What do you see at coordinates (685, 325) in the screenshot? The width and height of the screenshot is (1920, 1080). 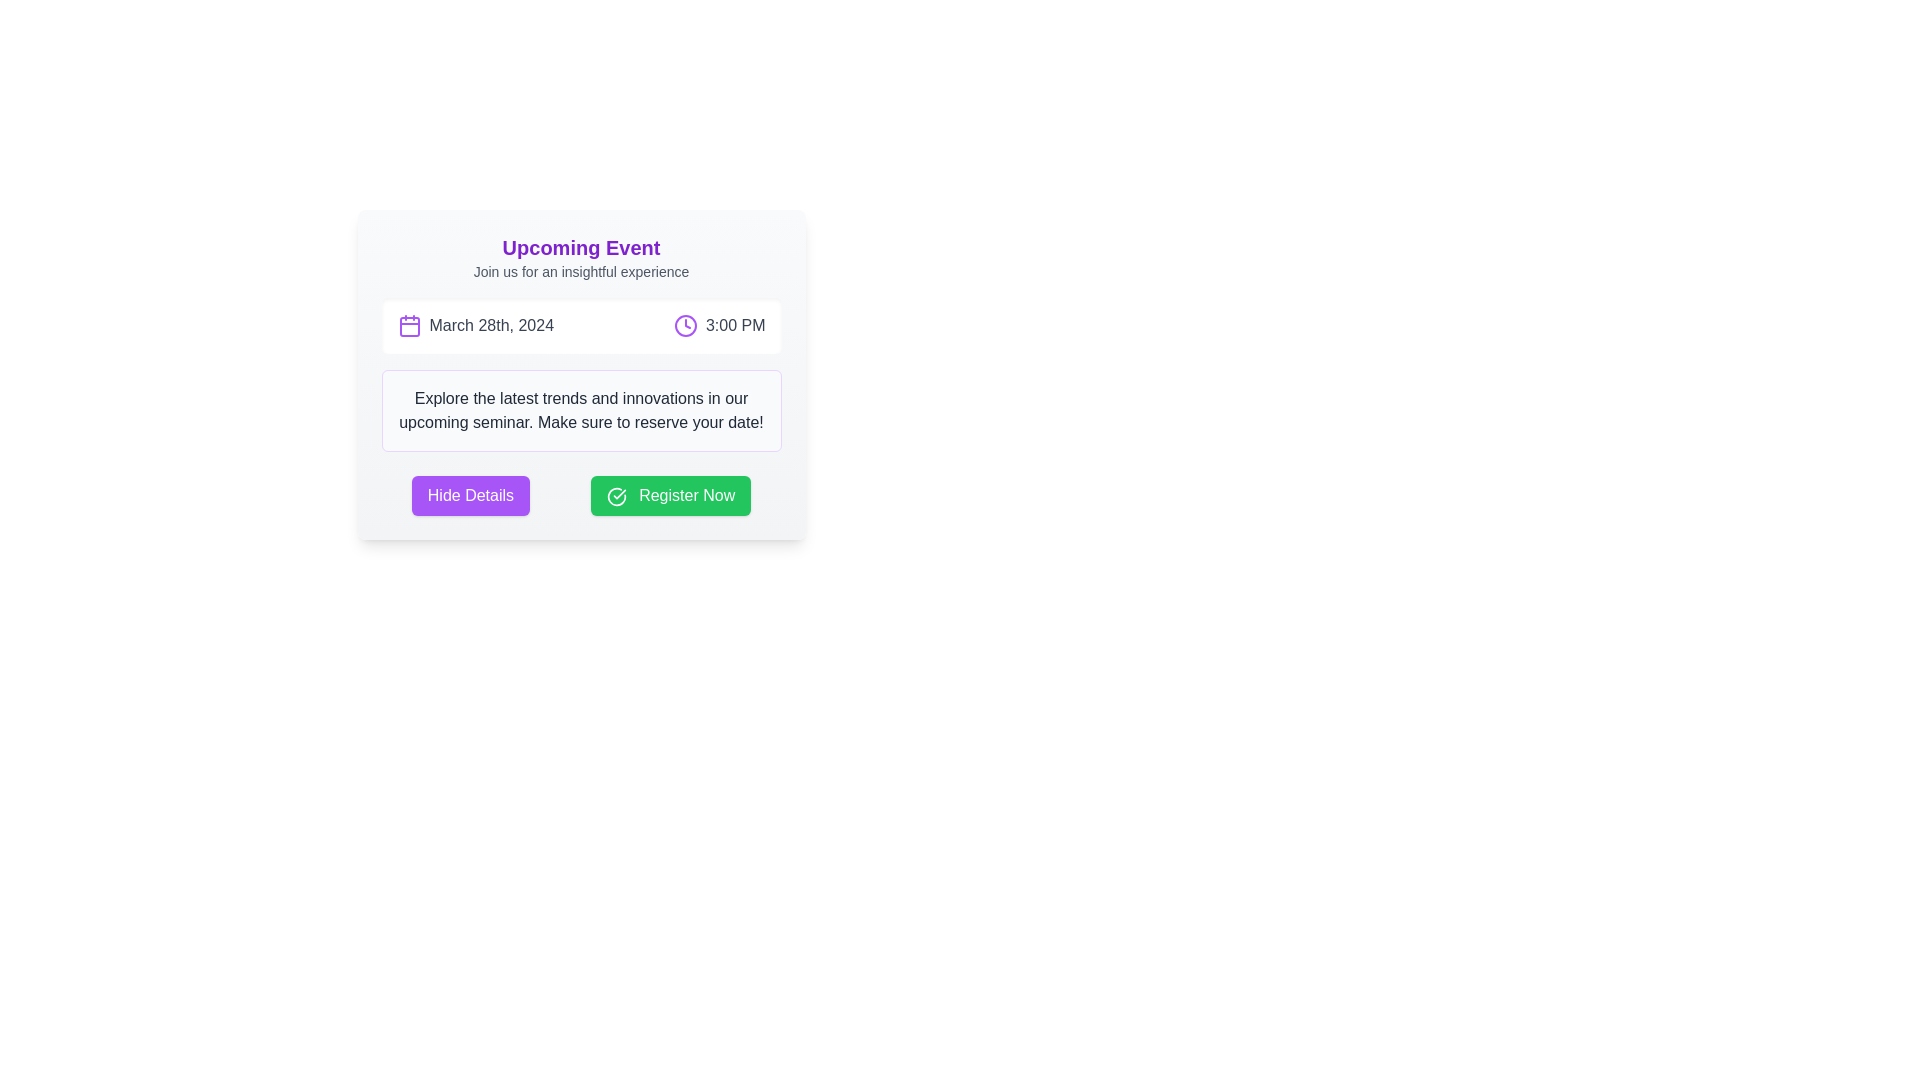 I see `the outermost circle of the clock icon, which is outlined with a purple stroke and located next to the '3:00 PM' label in the event details section` at bounding box center [685, 325].